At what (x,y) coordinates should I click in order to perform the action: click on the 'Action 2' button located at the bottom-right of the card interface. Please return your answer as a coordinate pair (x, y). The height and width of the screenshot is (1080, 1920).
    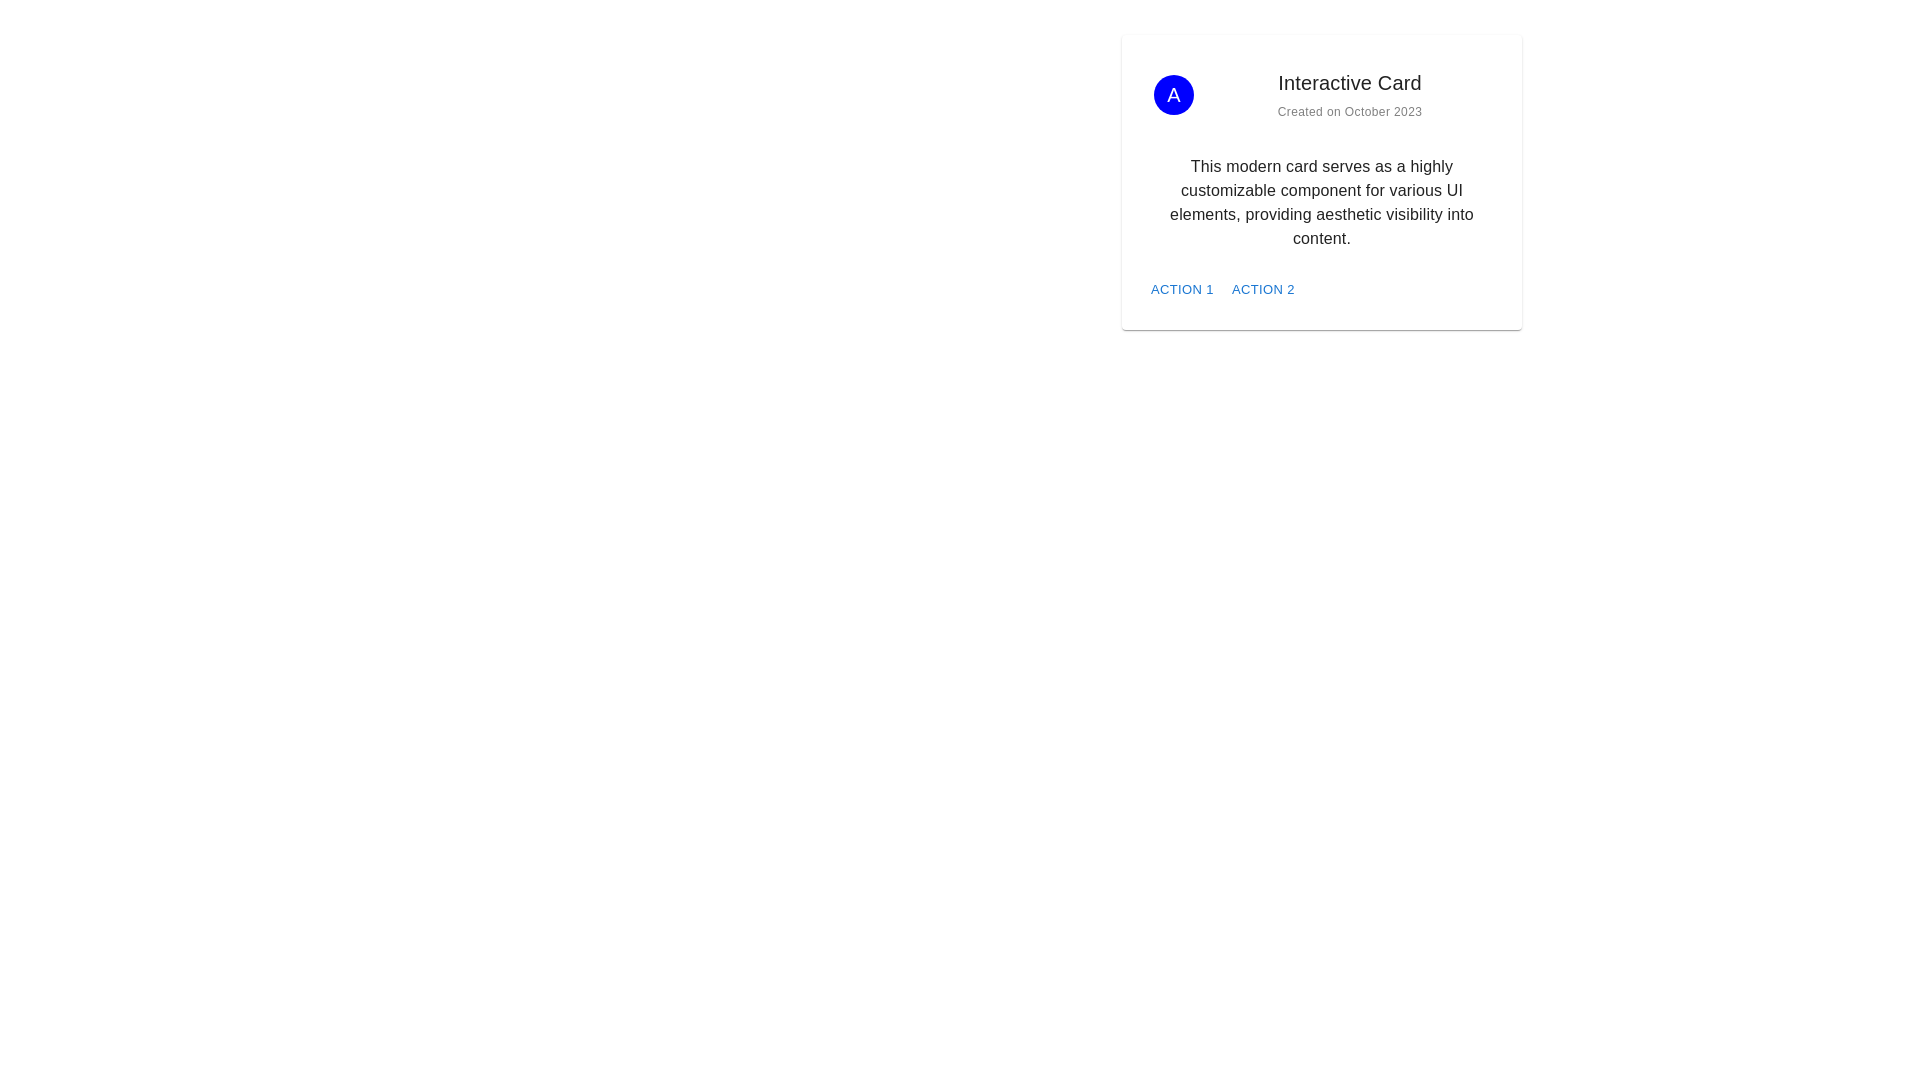
    Looking at the image, I should click on (1262, 290).